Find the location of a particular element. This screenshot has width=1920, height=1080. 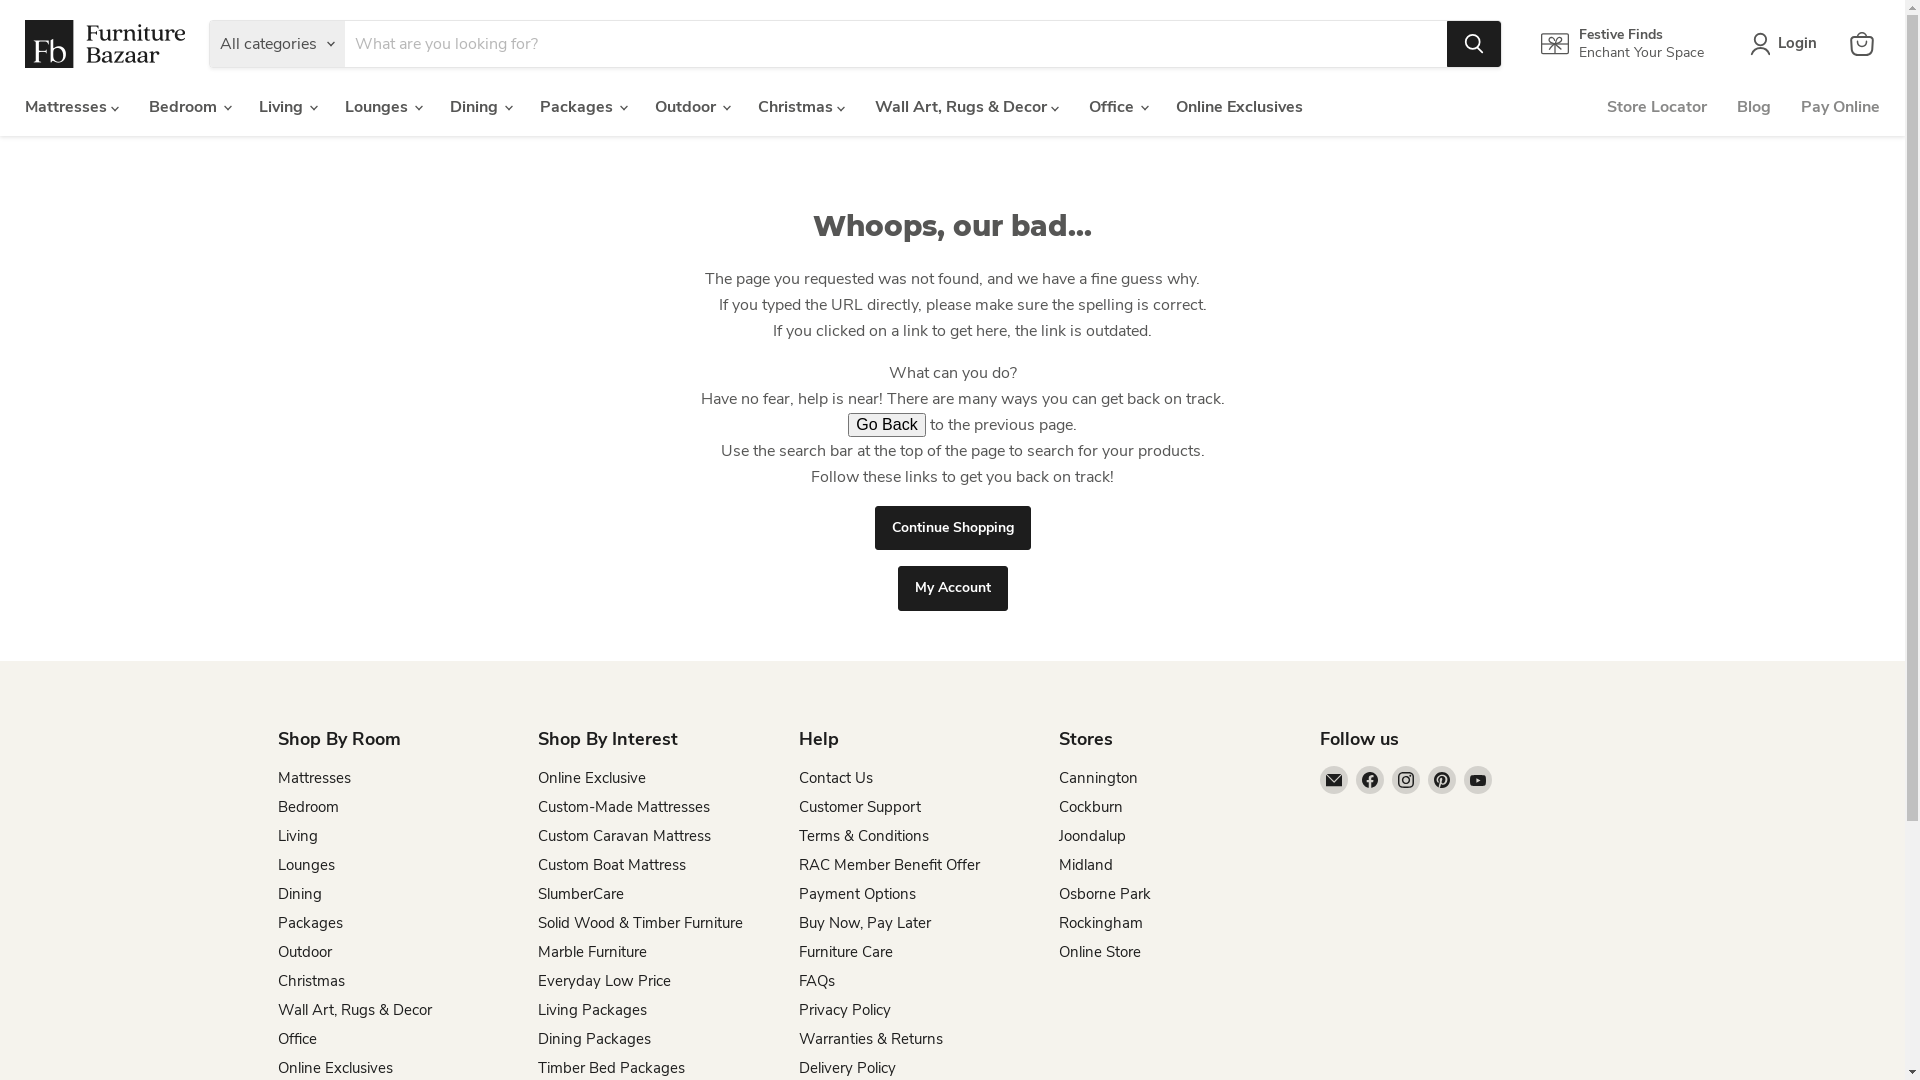

'Christmas' is located at coordinates (310, 979).